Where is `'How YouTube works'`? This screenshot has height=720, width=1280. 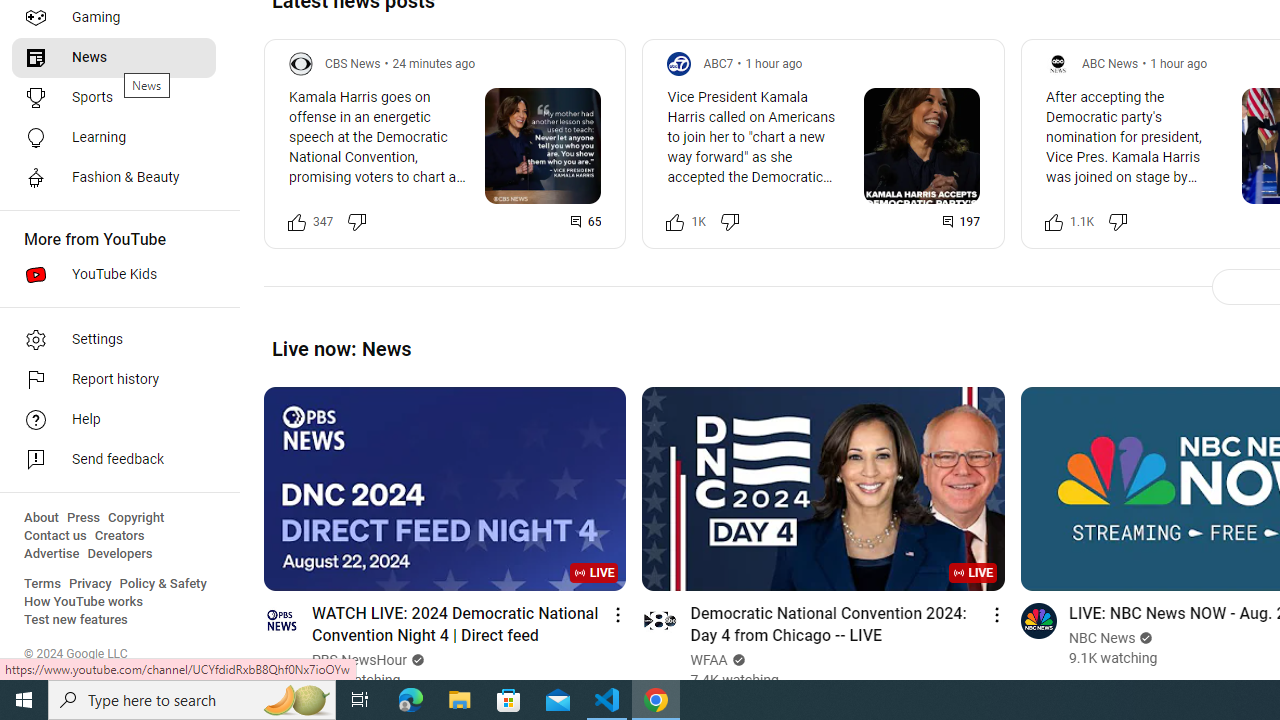 'How YouTube works' is located at coordinates (82, 601).